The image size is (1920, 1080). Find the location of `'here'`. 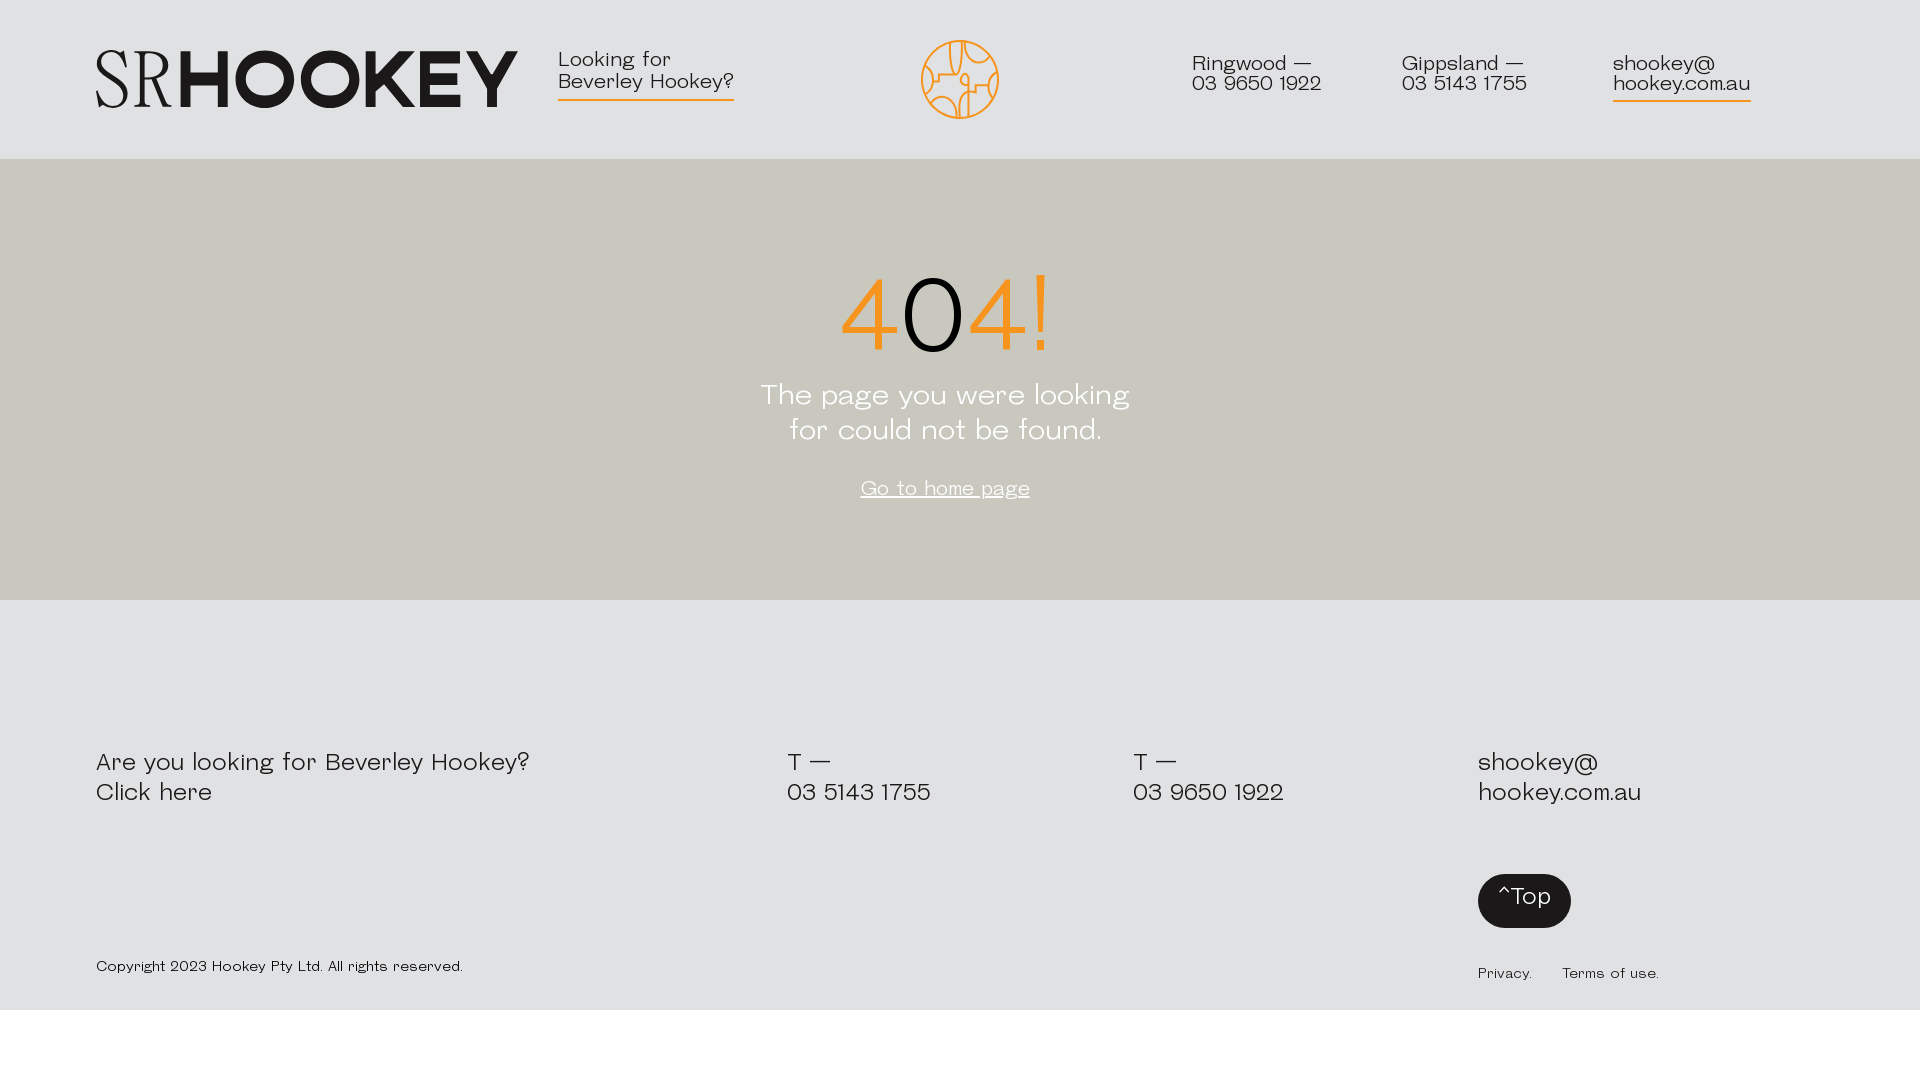

'here' is located at coordinates (157, 793).